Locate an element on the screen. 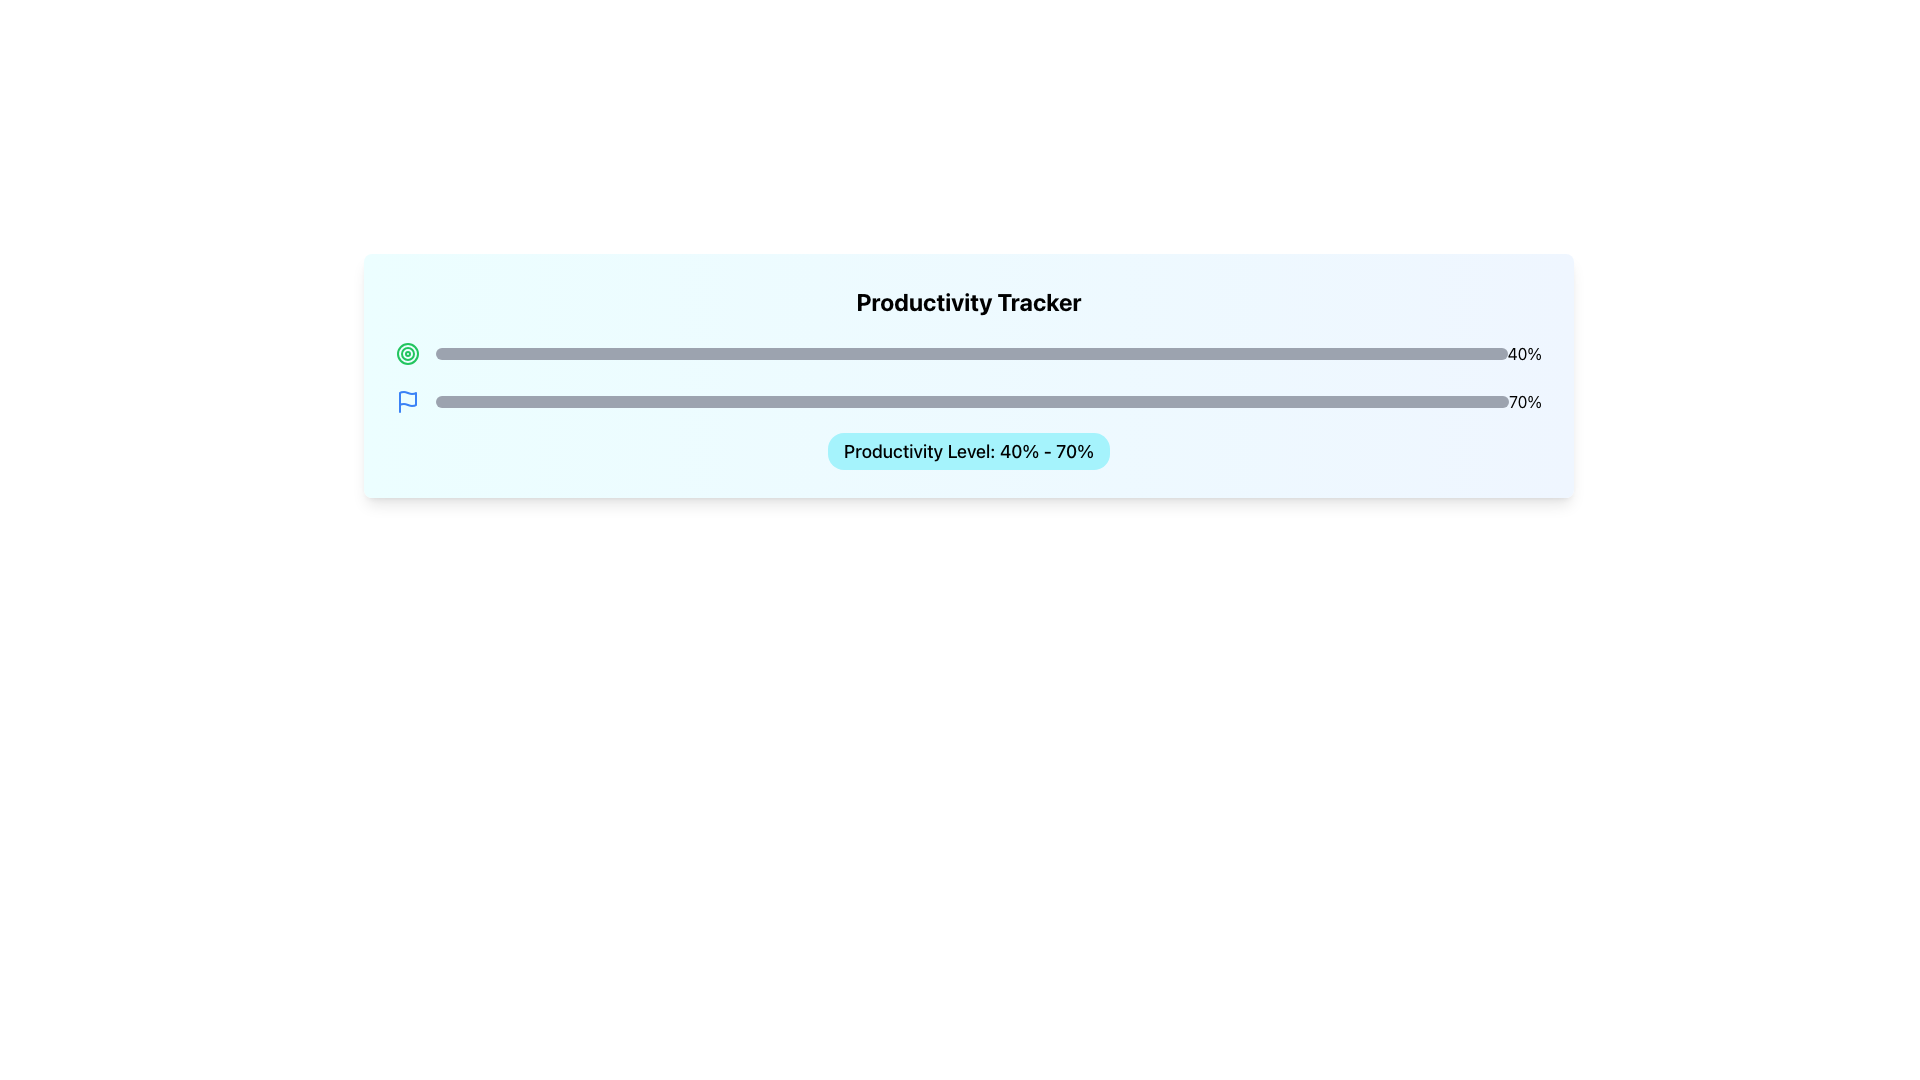 This screenshot has width=1920, height=1080. the second concentric circle of the bullseye target icon located to the left of the top productivity bar is located at coordinates (407, 353).